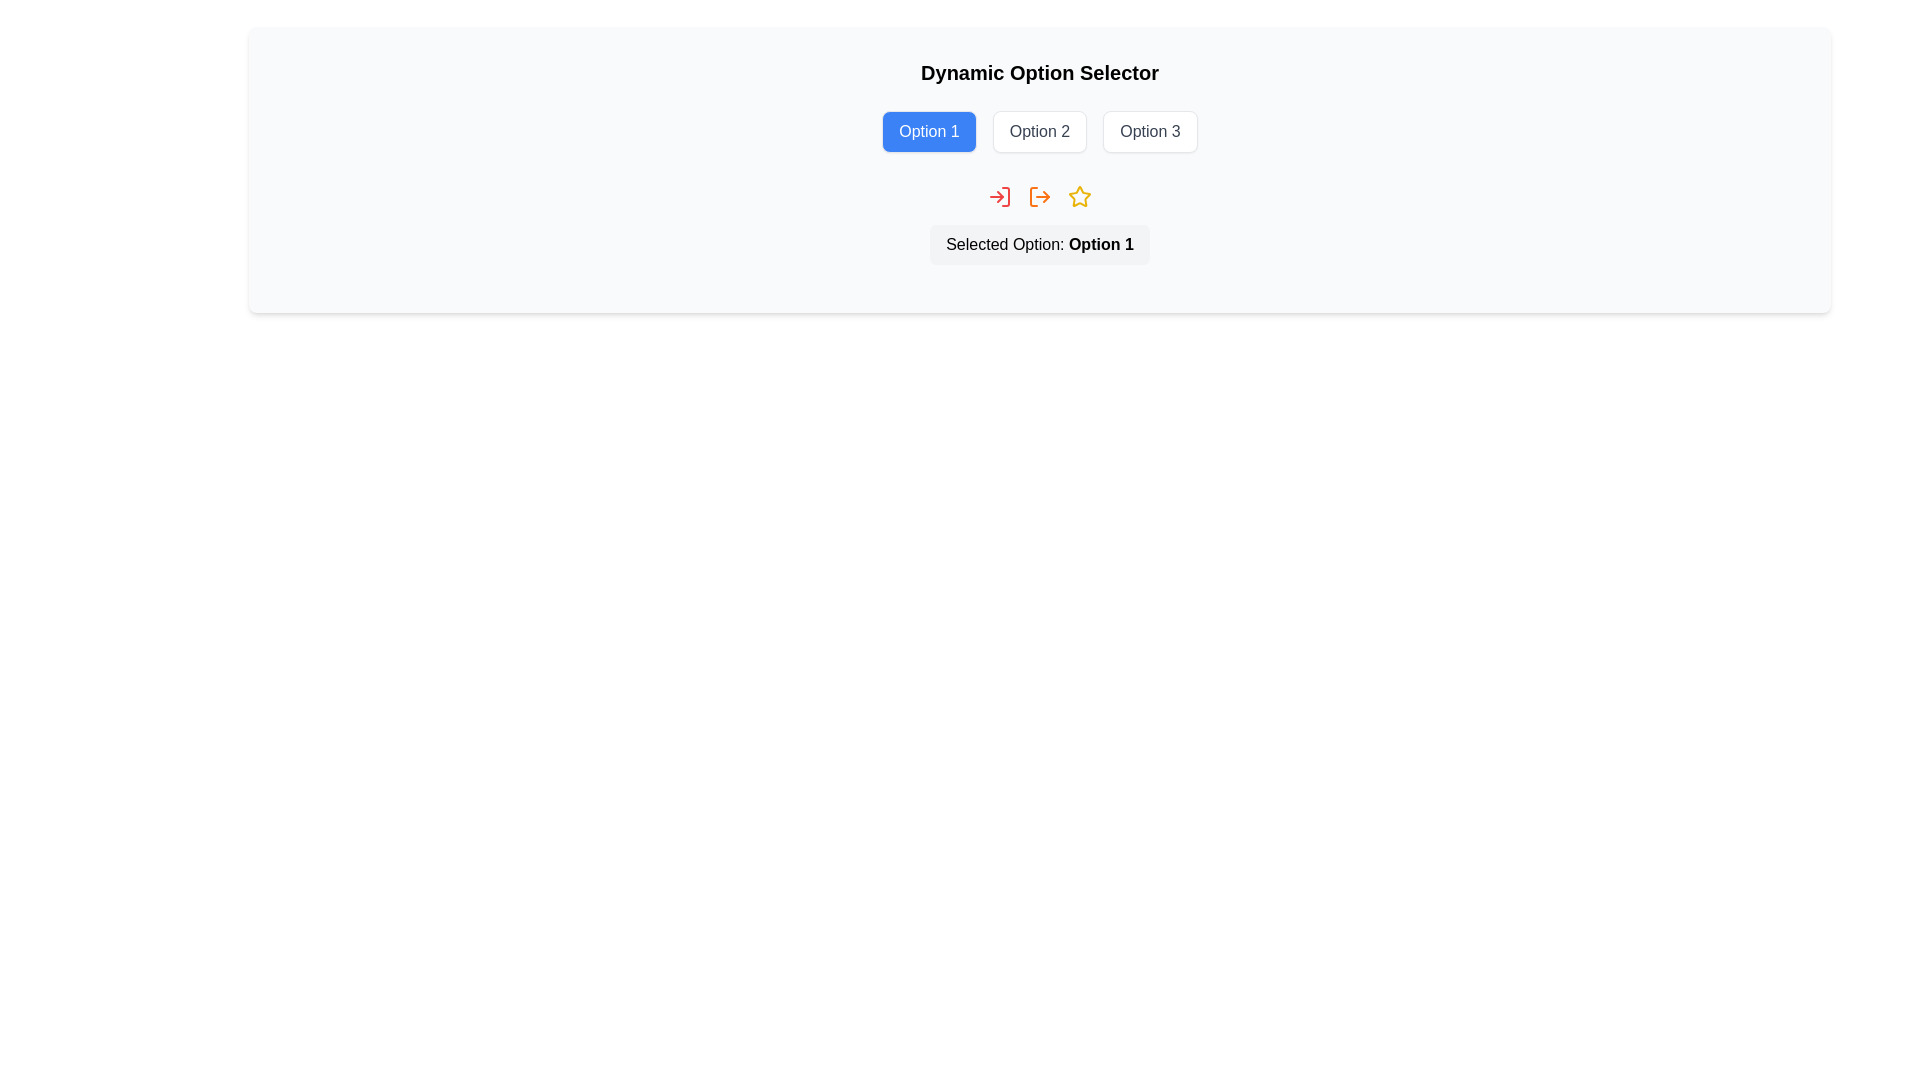 The width and height of the screenshot is (1920, 1080). Describe the element at coordinates (1150, 131) in the screenshot. I see `the third button labeled 'Option 3'` at that location.